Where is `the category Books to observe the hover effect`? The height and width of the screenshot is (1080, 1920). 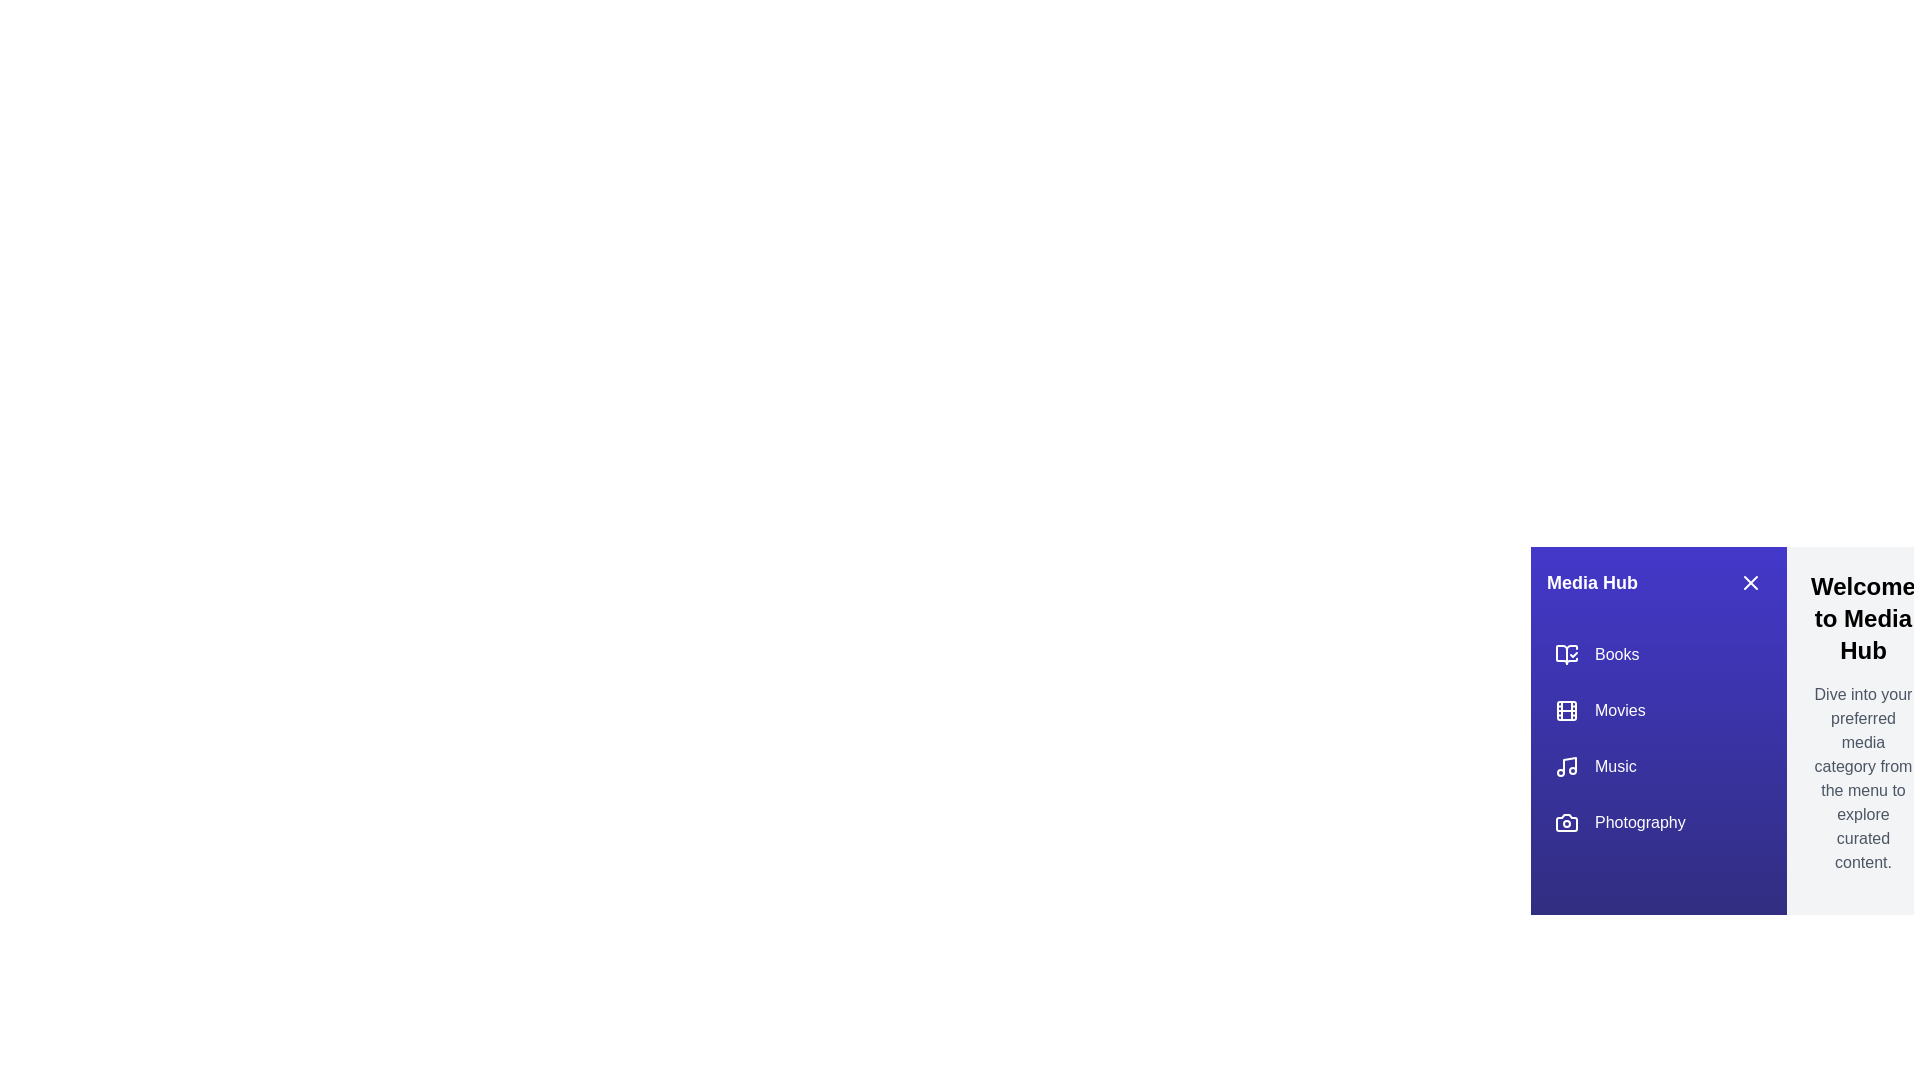
the category Books to observe the hover effect is located at coordinates (1659, 655).